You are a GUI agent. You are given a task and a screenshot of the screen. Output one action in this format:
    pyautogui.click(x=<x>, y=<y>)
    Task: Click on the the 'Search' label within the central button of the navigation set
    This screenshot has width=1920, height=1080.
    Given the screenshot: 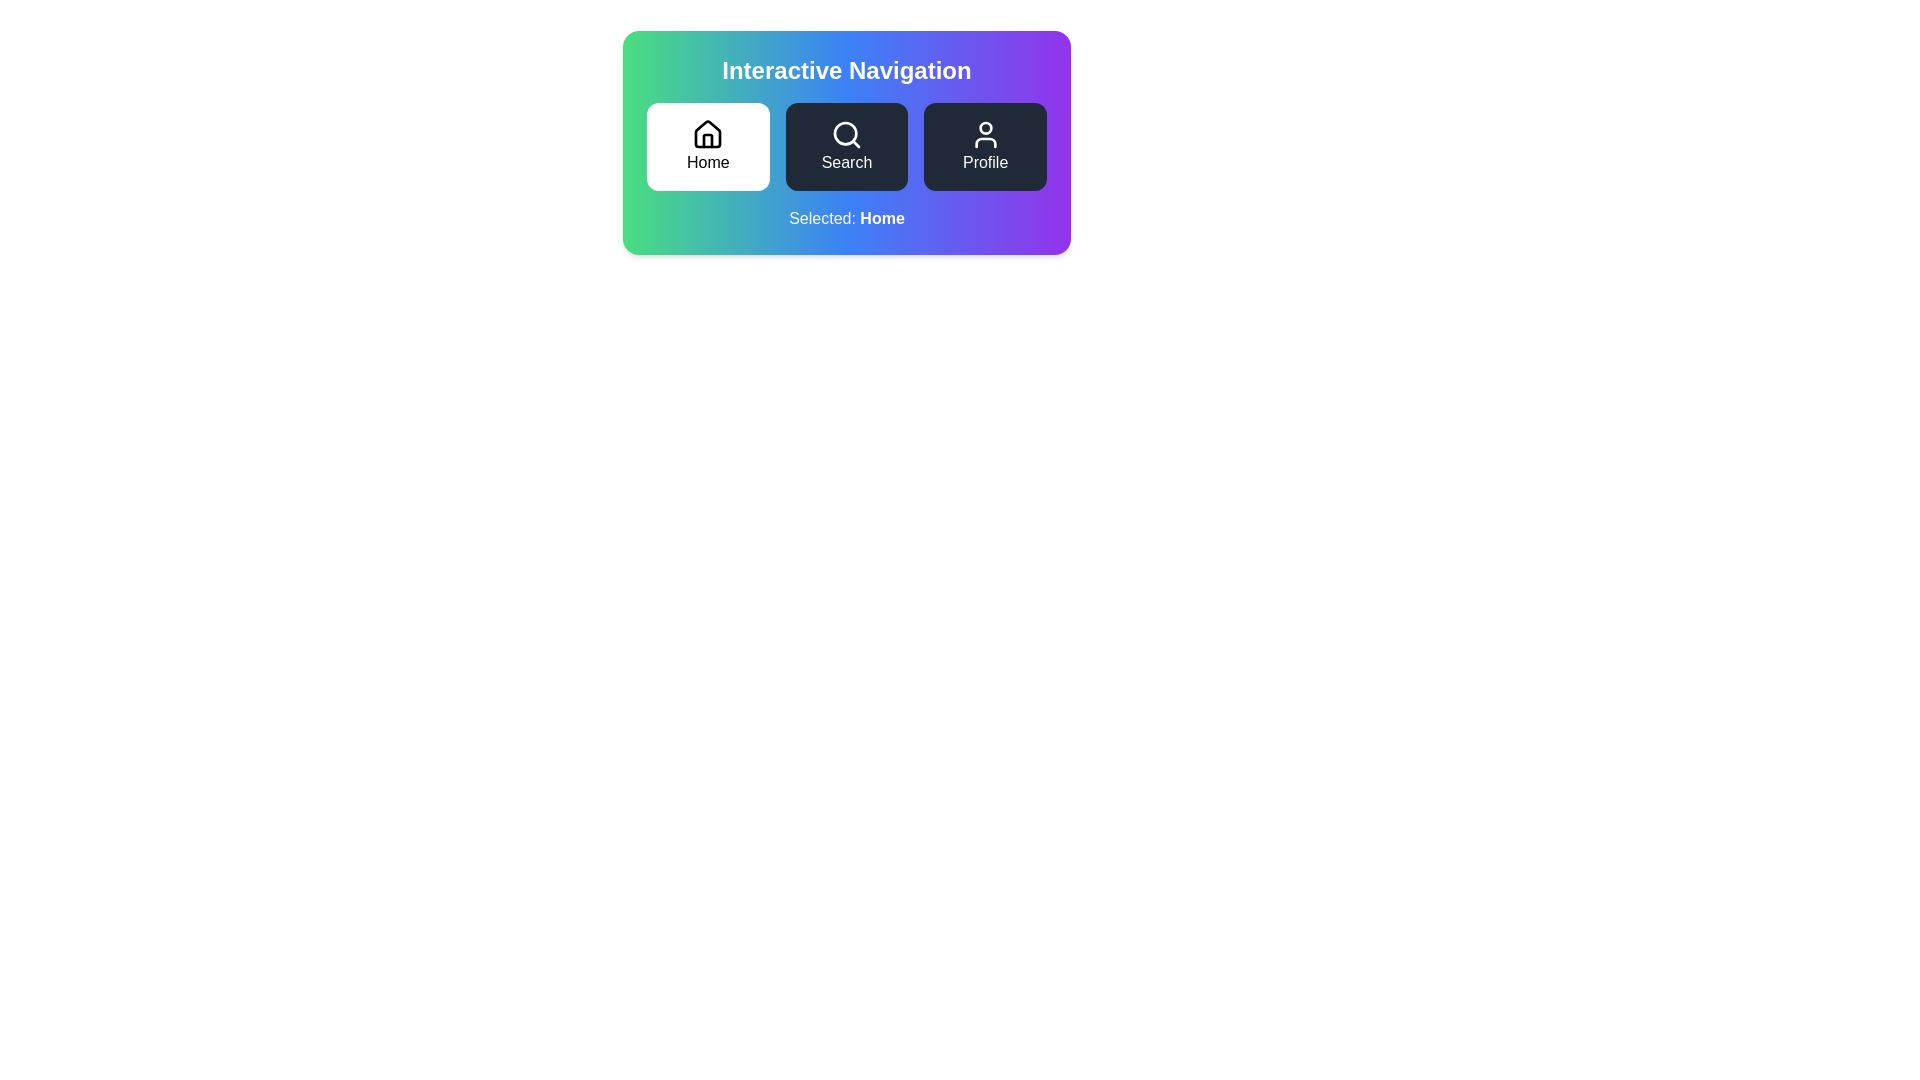 What is the action you would take?
    pyautogui.click(x=846, y=161)
    